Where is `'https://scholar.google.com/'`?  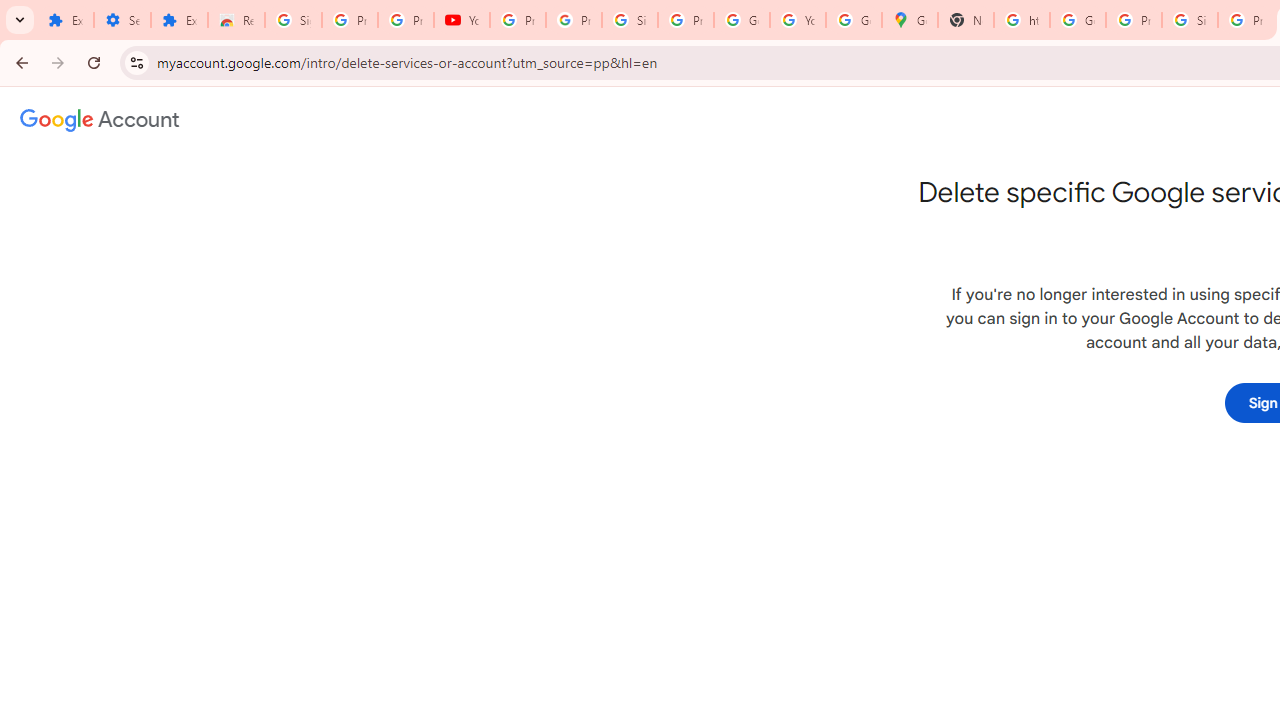
'https://scholar.google.com/' is located at coordinates (1022, 20).